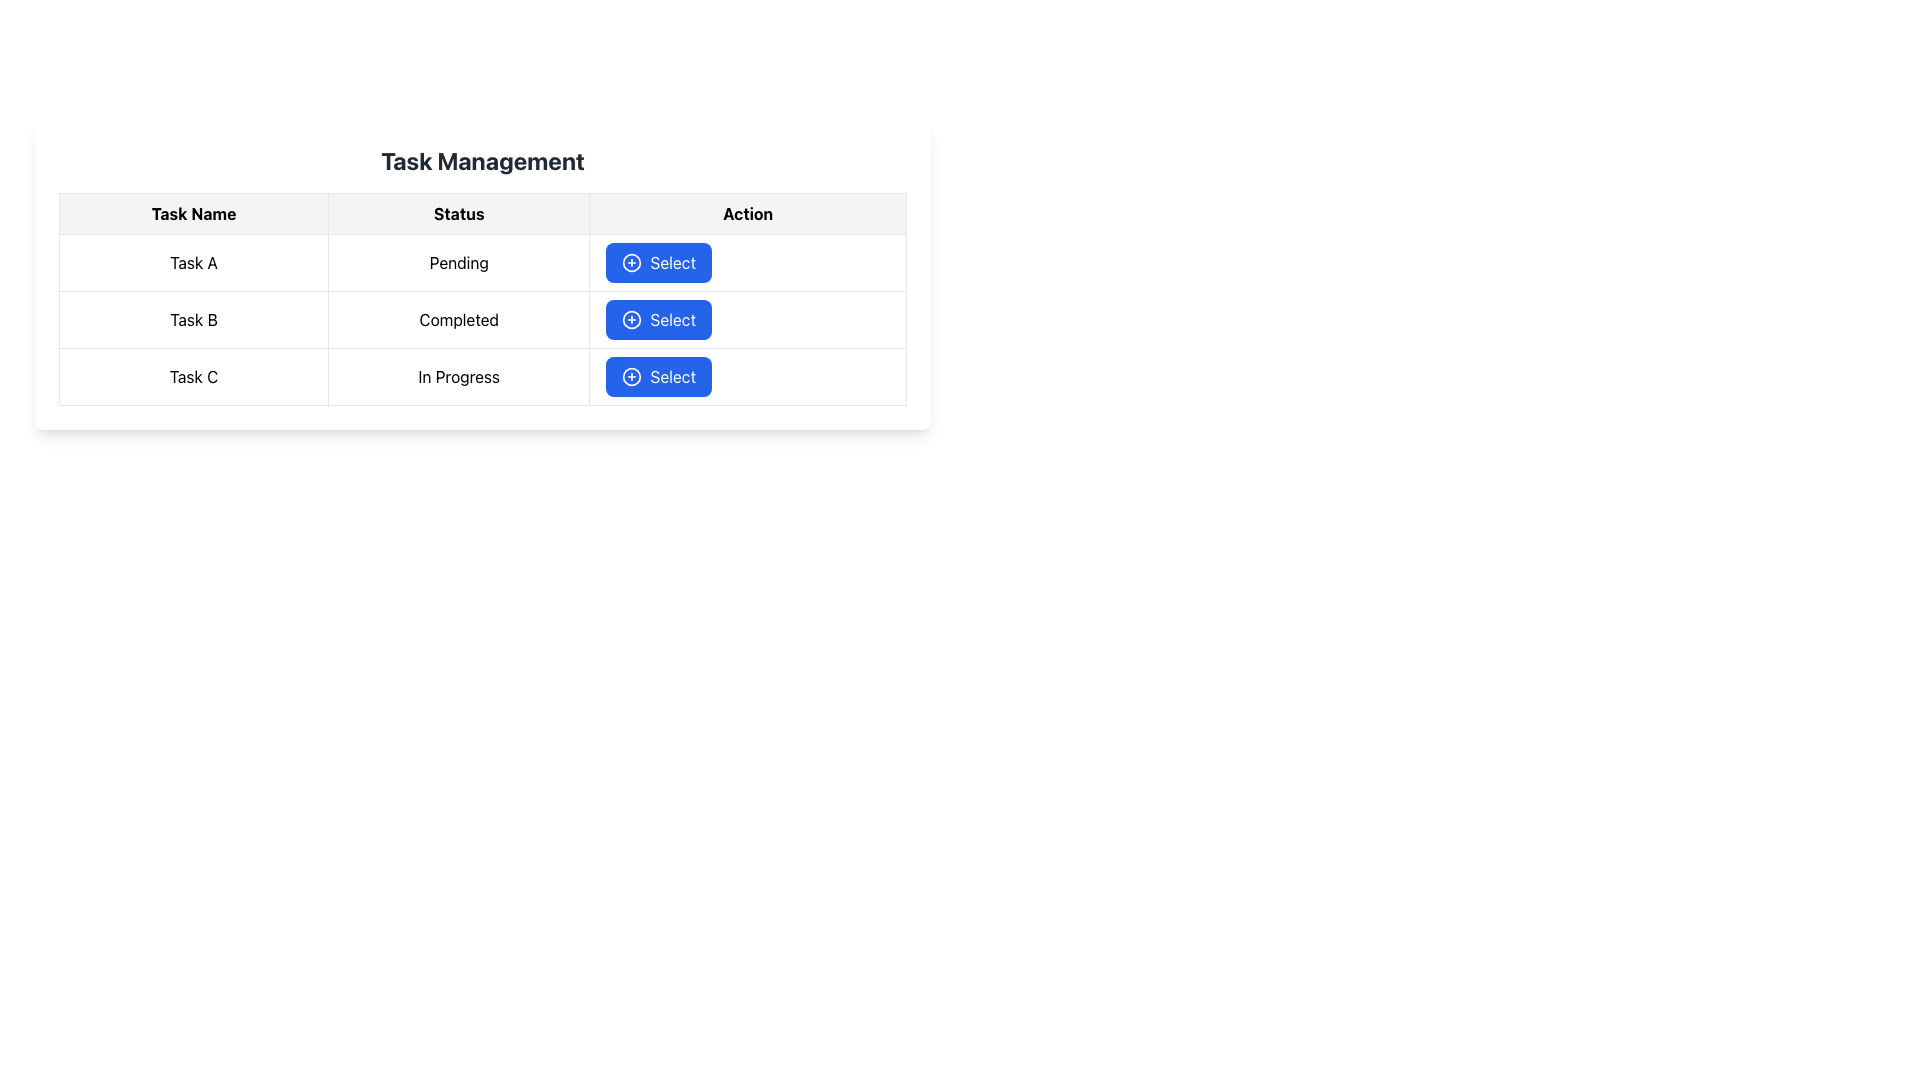 This screenshot has width=1920, height=1080. Describe the element at coordinates (631, 319) in the screenshot. I see `the circular icon with a plus sign inside, which is part of the 'Select' button located in the second column under the 'Action' heading, to initiate a selection action` at that location.